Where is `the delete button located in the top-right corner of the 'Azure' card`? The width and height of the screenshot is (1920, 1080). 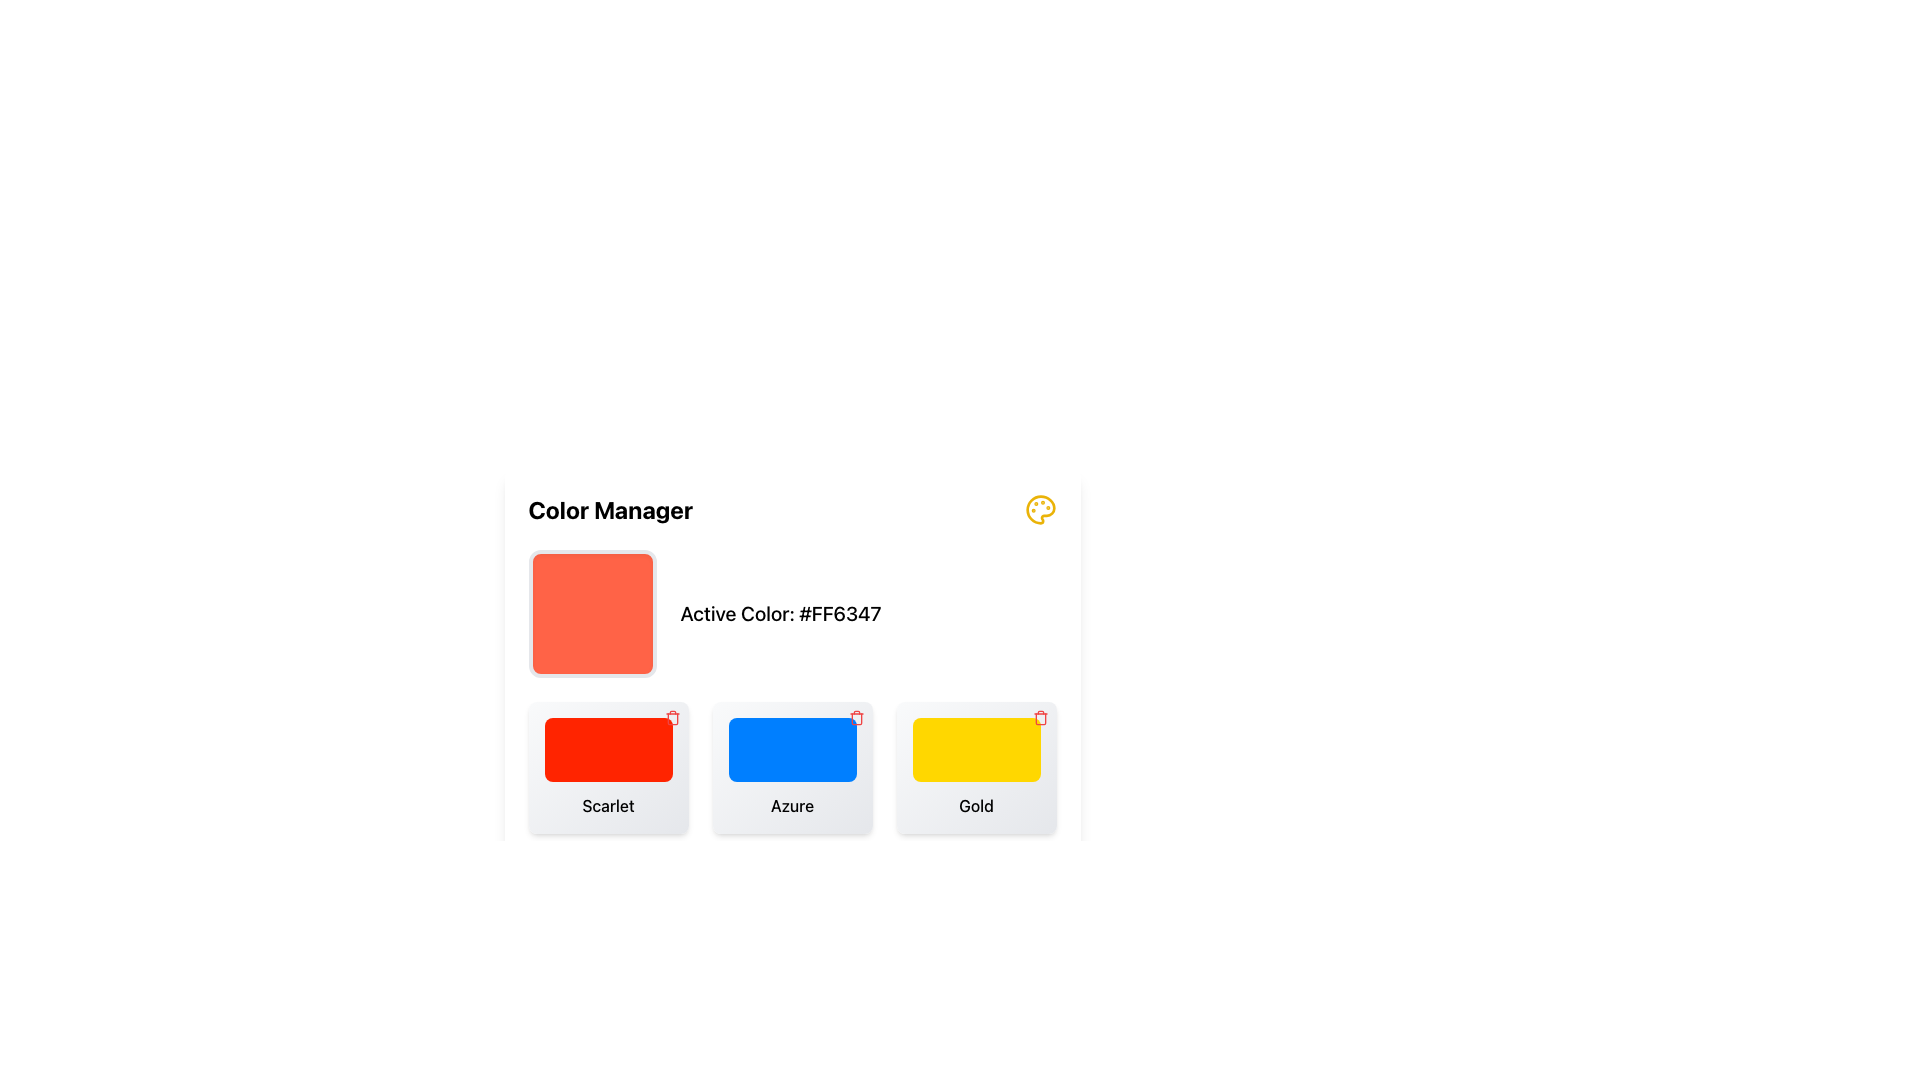
the delete button located in the top-right corner of the 'Azure' card is located at coordinates (856, 716).